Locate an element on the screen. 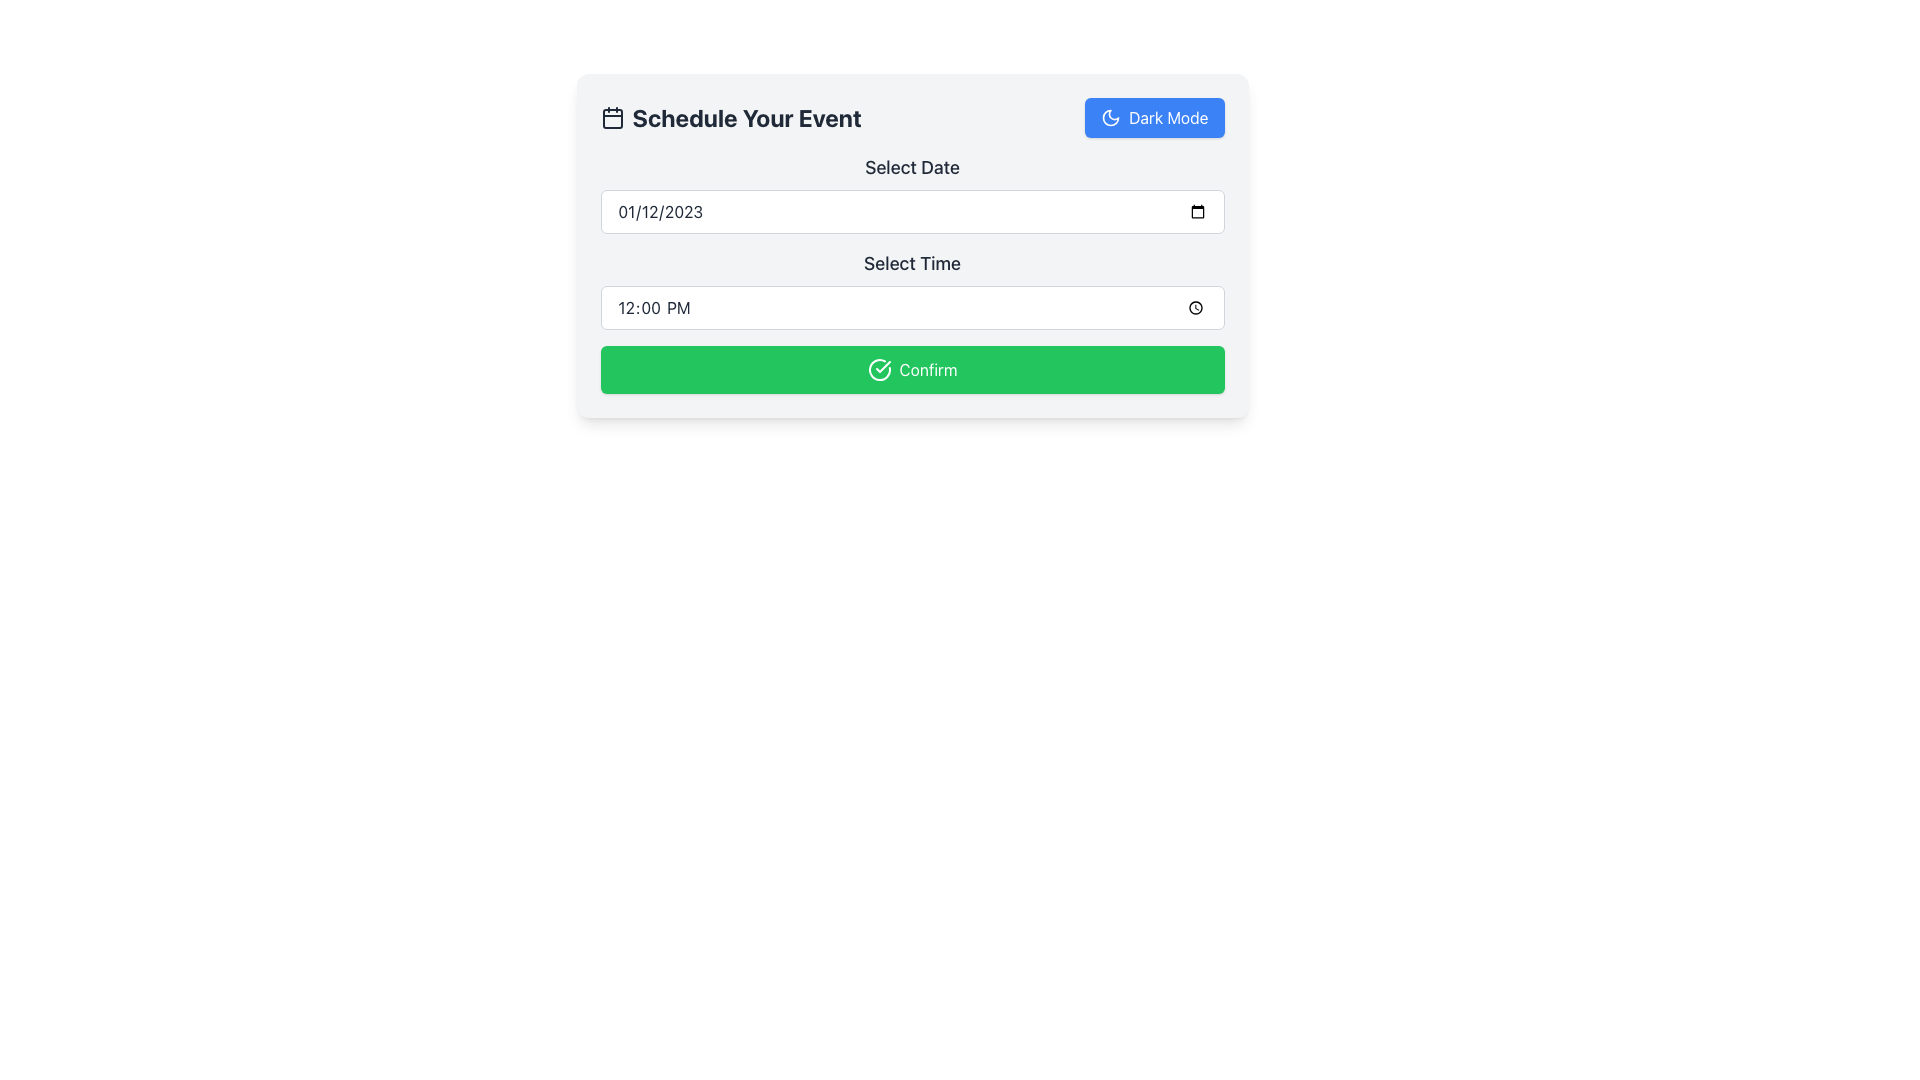  the green circular icon with a checkmark inside, located to the left of the 'Confirm' text within the green button is located at coordinates (879, 370).